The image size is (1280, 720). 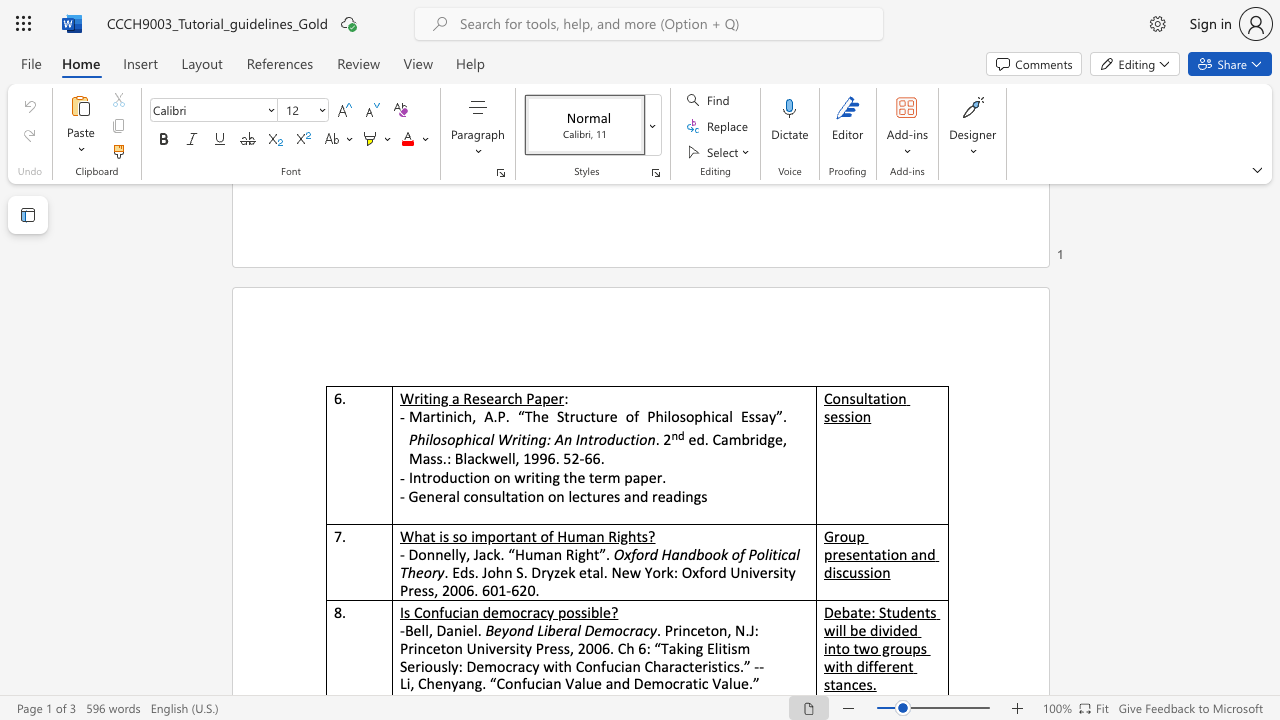 I want to click on the subset text "d Handbook of Politi" within the text "Oxford Handbook of Political", so click(x=649, y=554).